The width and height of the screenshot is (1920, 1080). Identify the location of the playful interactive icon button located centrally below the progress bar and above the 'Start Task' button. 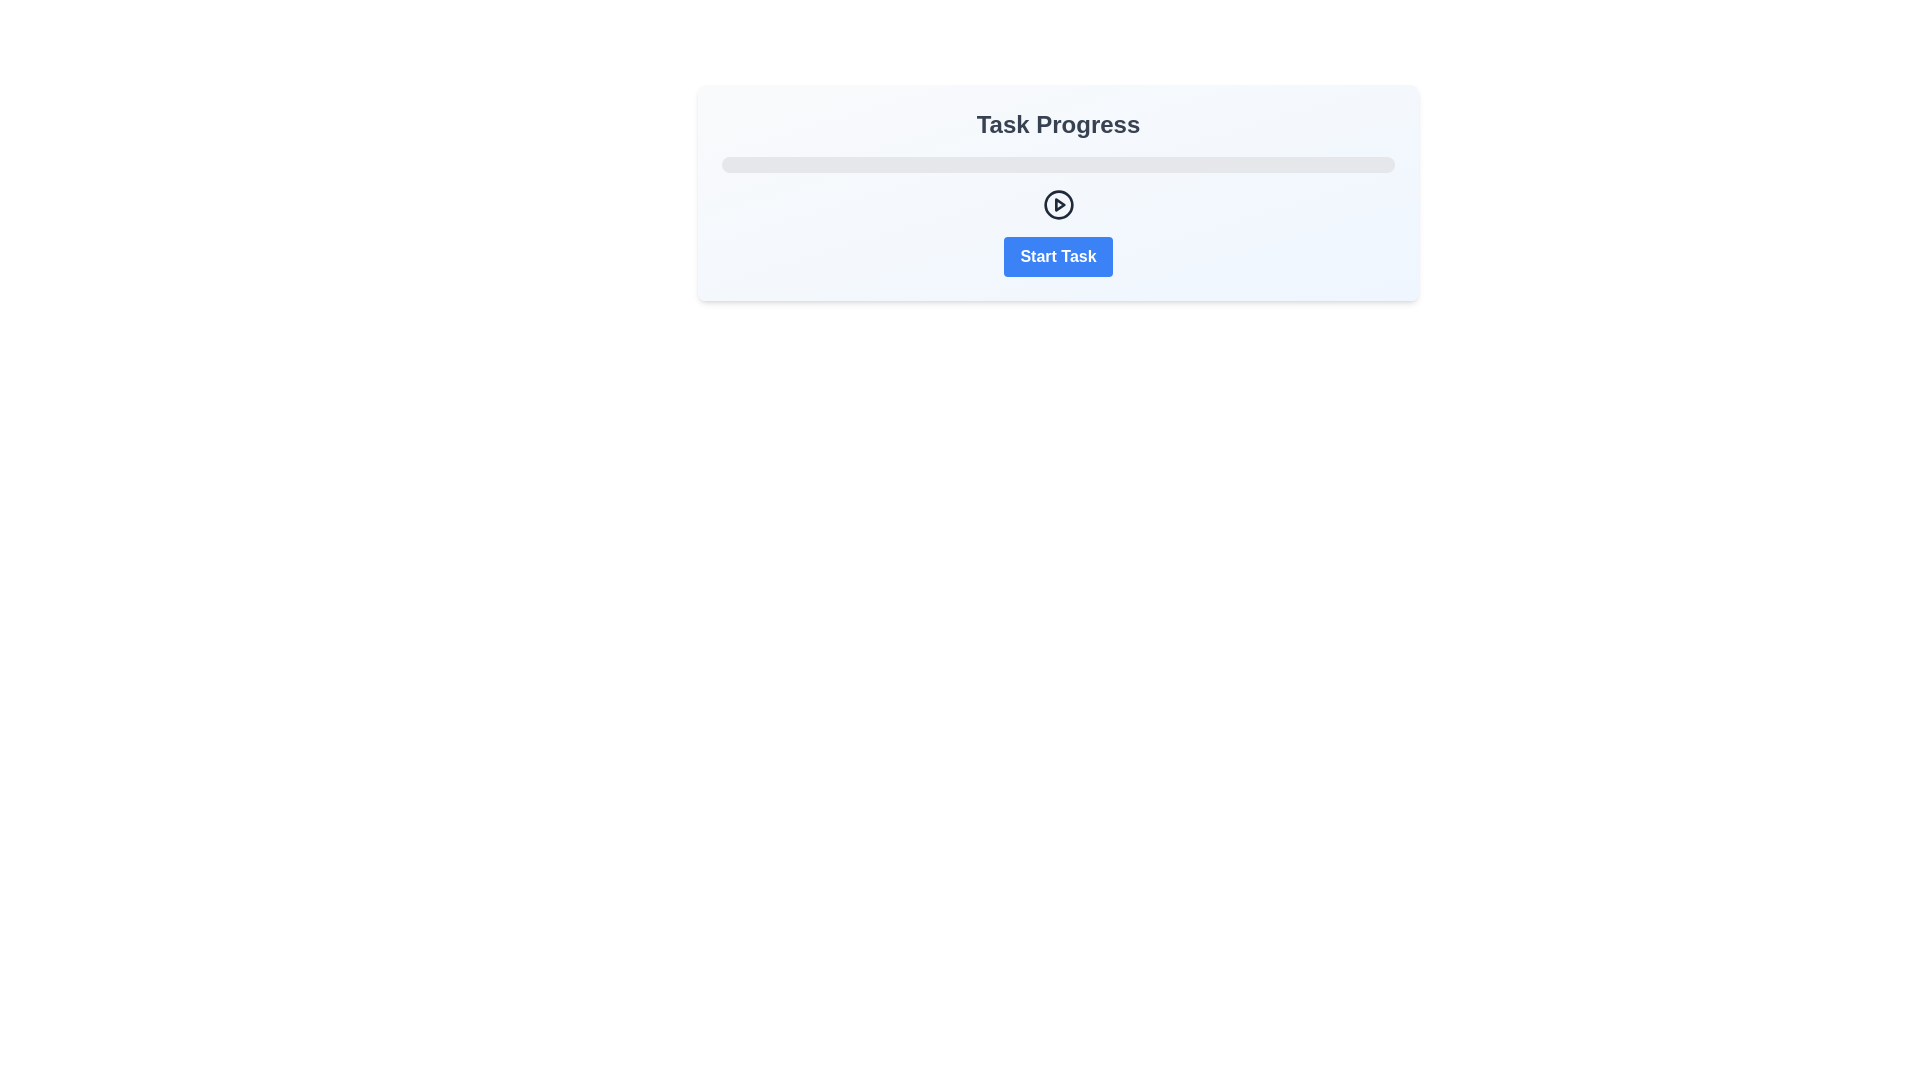
(1057, 204).